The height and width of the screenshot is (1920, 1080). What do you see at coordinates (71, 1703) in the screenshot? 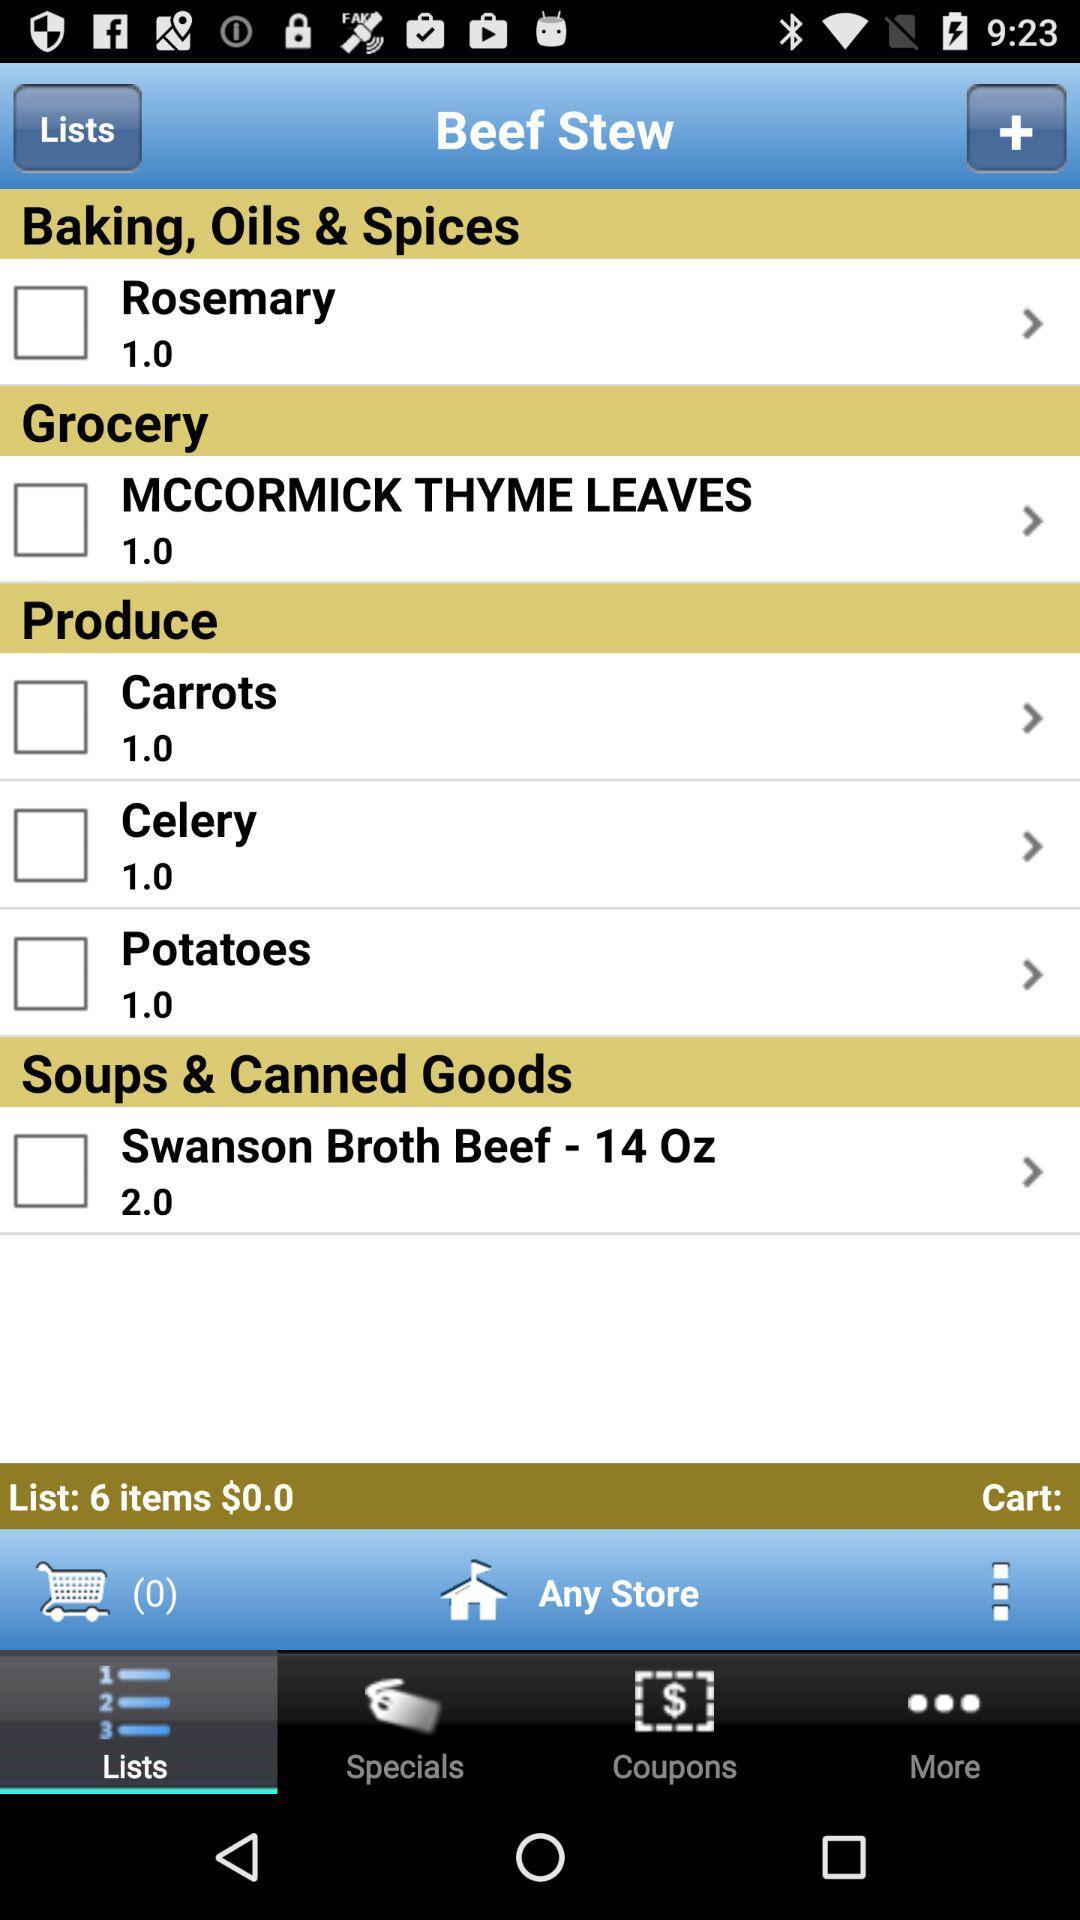
I see `the cart icon` at bounding box center [71, 1703].